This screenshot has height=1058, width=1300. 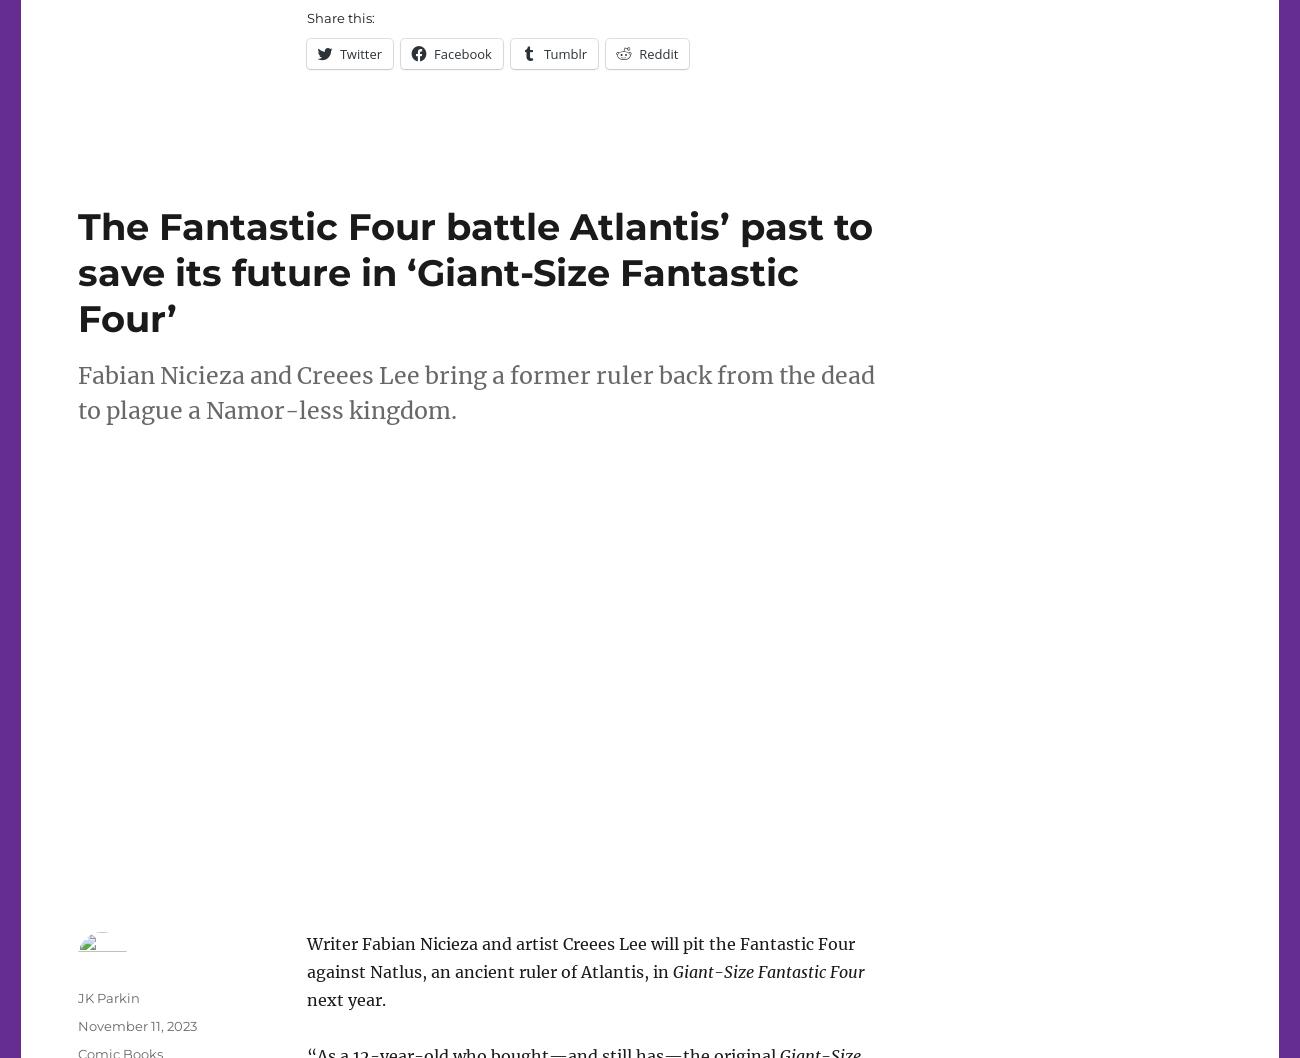 What do you see at coordinates (767, 970) in the screenshot?
I see `'Giant-Size Fantastic Four'` at bounding box center [767, 970].